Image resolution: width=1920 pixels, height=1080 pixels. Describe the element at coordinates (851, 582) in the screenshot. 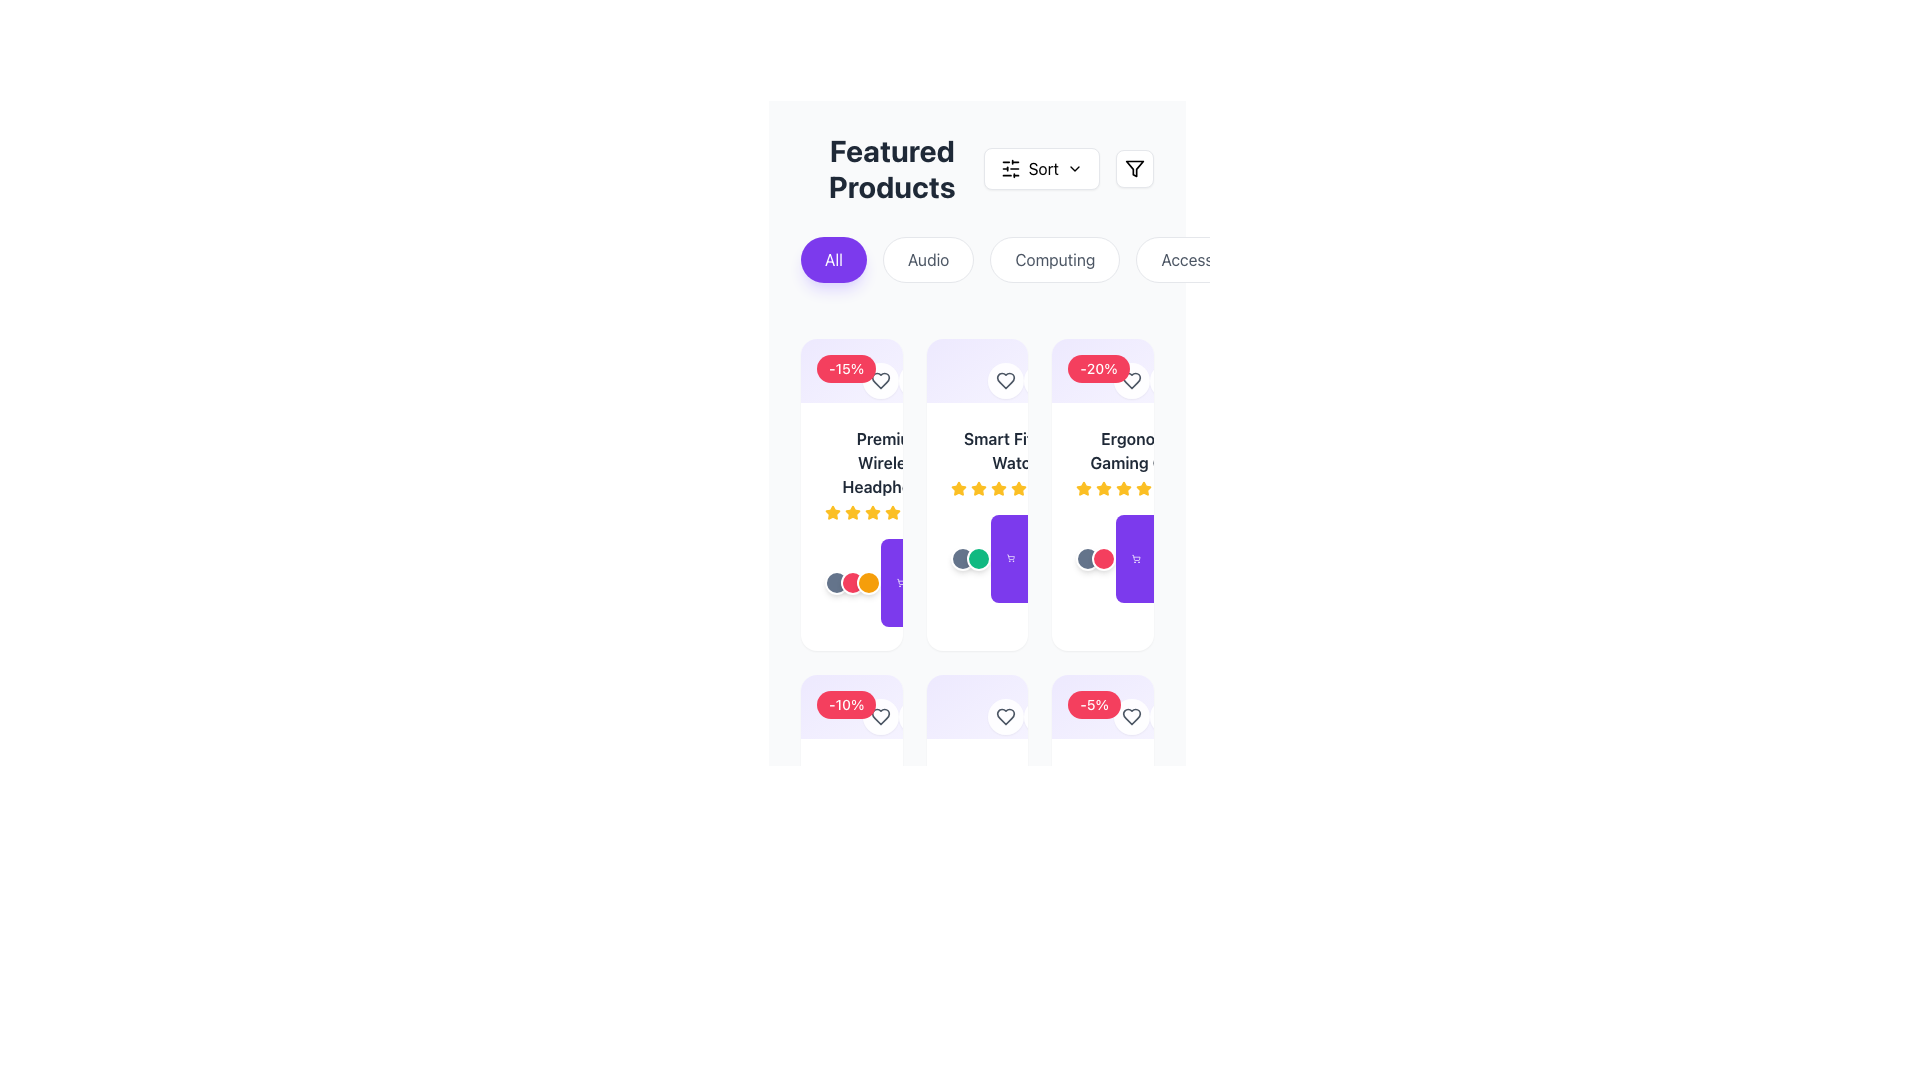

I see `the second selectable circle option for color choice located in the middle bottom section of the product card for 'Premium Wireless Headphones'` at that location.